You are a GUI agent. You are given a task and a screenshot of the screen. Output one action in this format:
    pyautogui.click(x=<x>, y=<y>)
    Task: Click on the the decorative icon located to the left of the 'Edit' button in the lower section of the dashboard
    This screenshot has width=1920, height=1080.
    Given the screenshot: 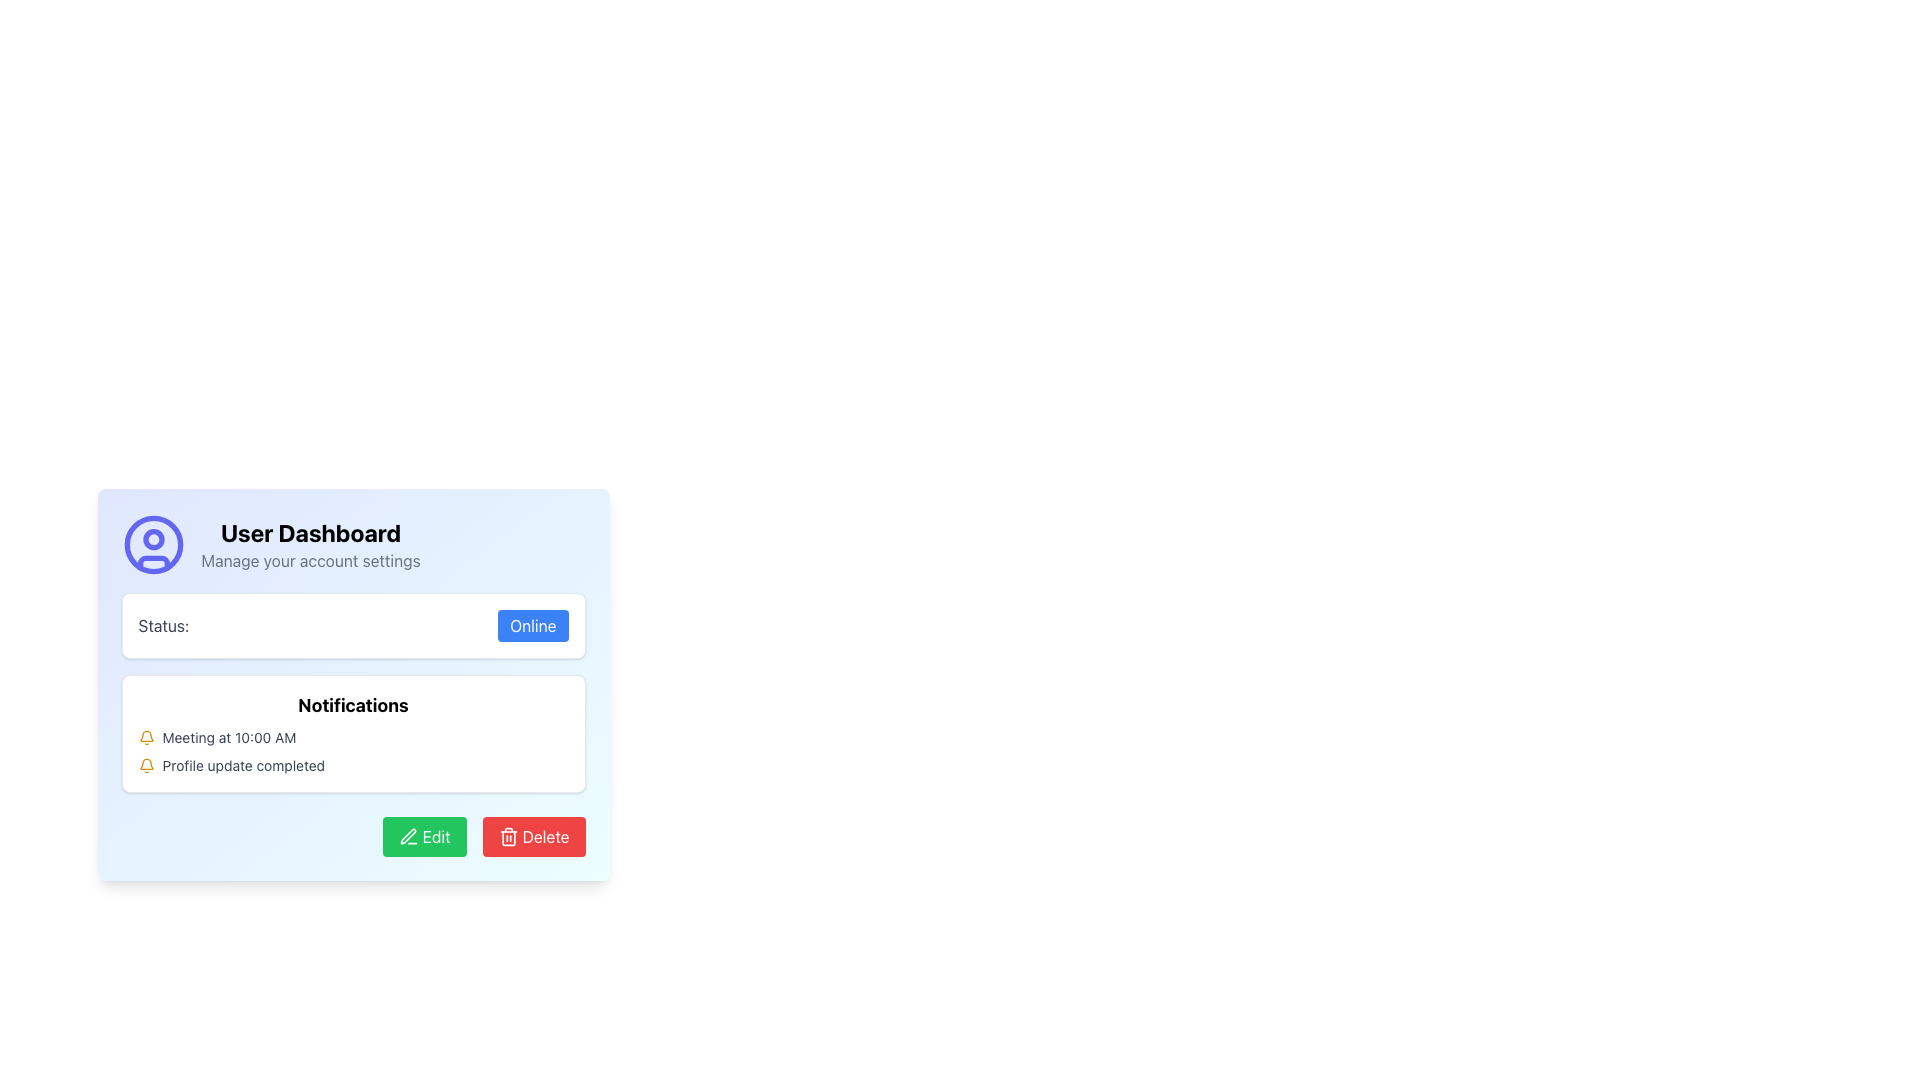 What is the action you would take?
    pyautogui.click(x=407, y=837)
    